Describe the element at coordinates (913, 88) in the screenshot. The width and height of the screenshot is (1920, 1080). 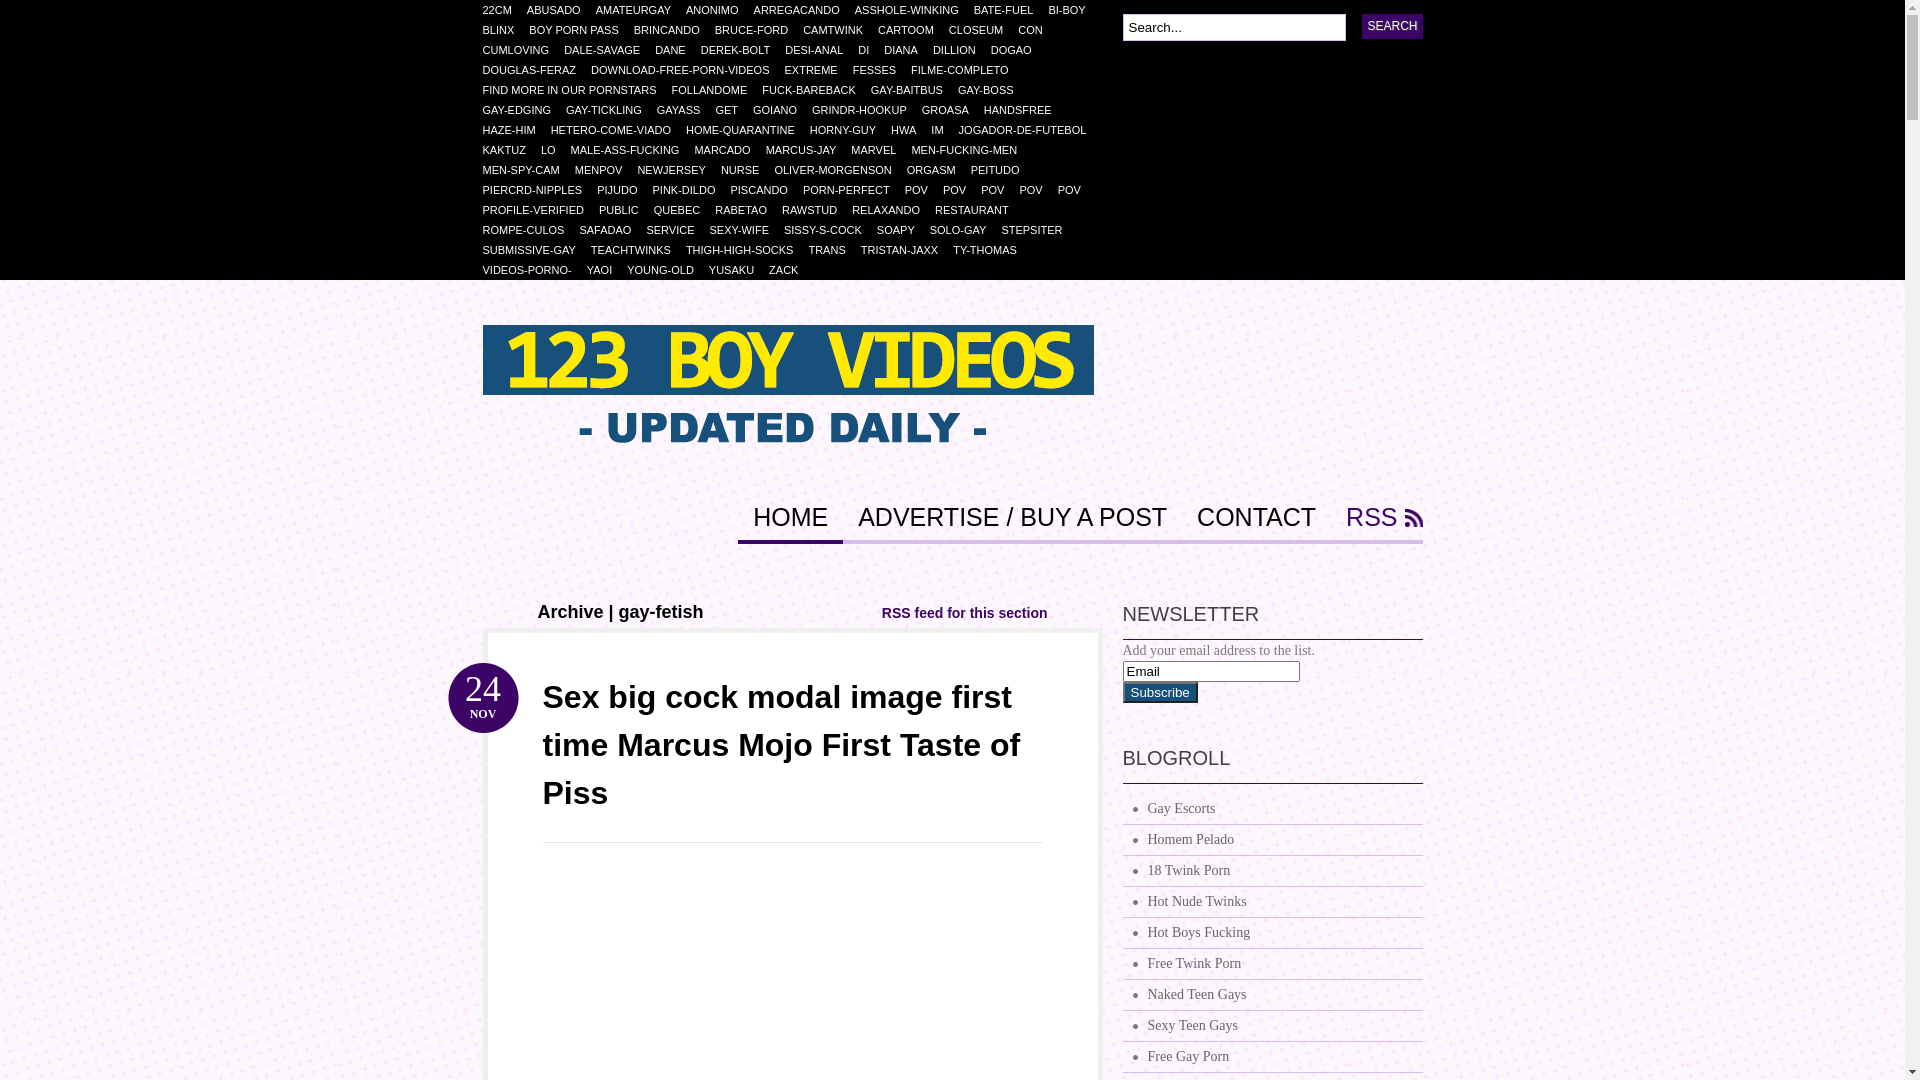
I see `'GAY-BAITBUS'` at that location.